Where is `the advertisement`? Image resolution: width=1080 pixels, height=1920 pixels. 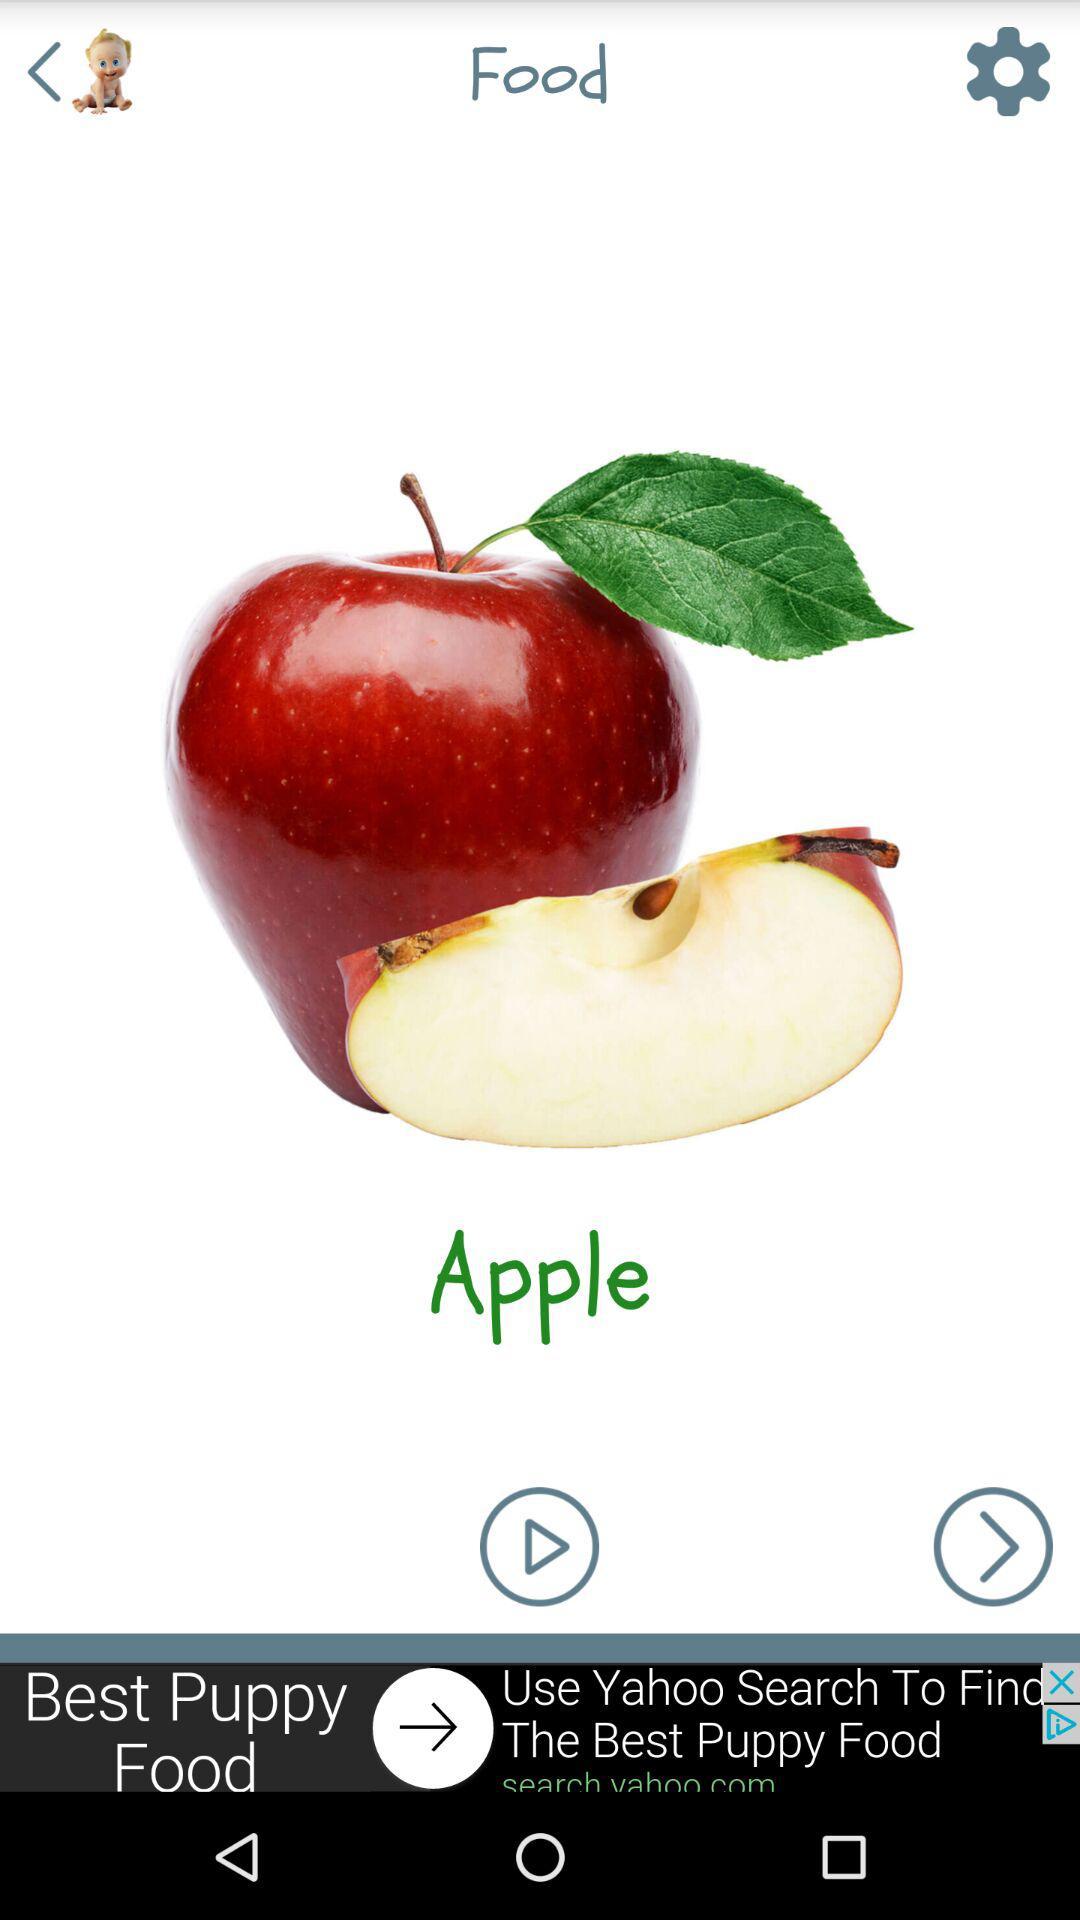 the advertisement is located at coordinates (540, 1727).